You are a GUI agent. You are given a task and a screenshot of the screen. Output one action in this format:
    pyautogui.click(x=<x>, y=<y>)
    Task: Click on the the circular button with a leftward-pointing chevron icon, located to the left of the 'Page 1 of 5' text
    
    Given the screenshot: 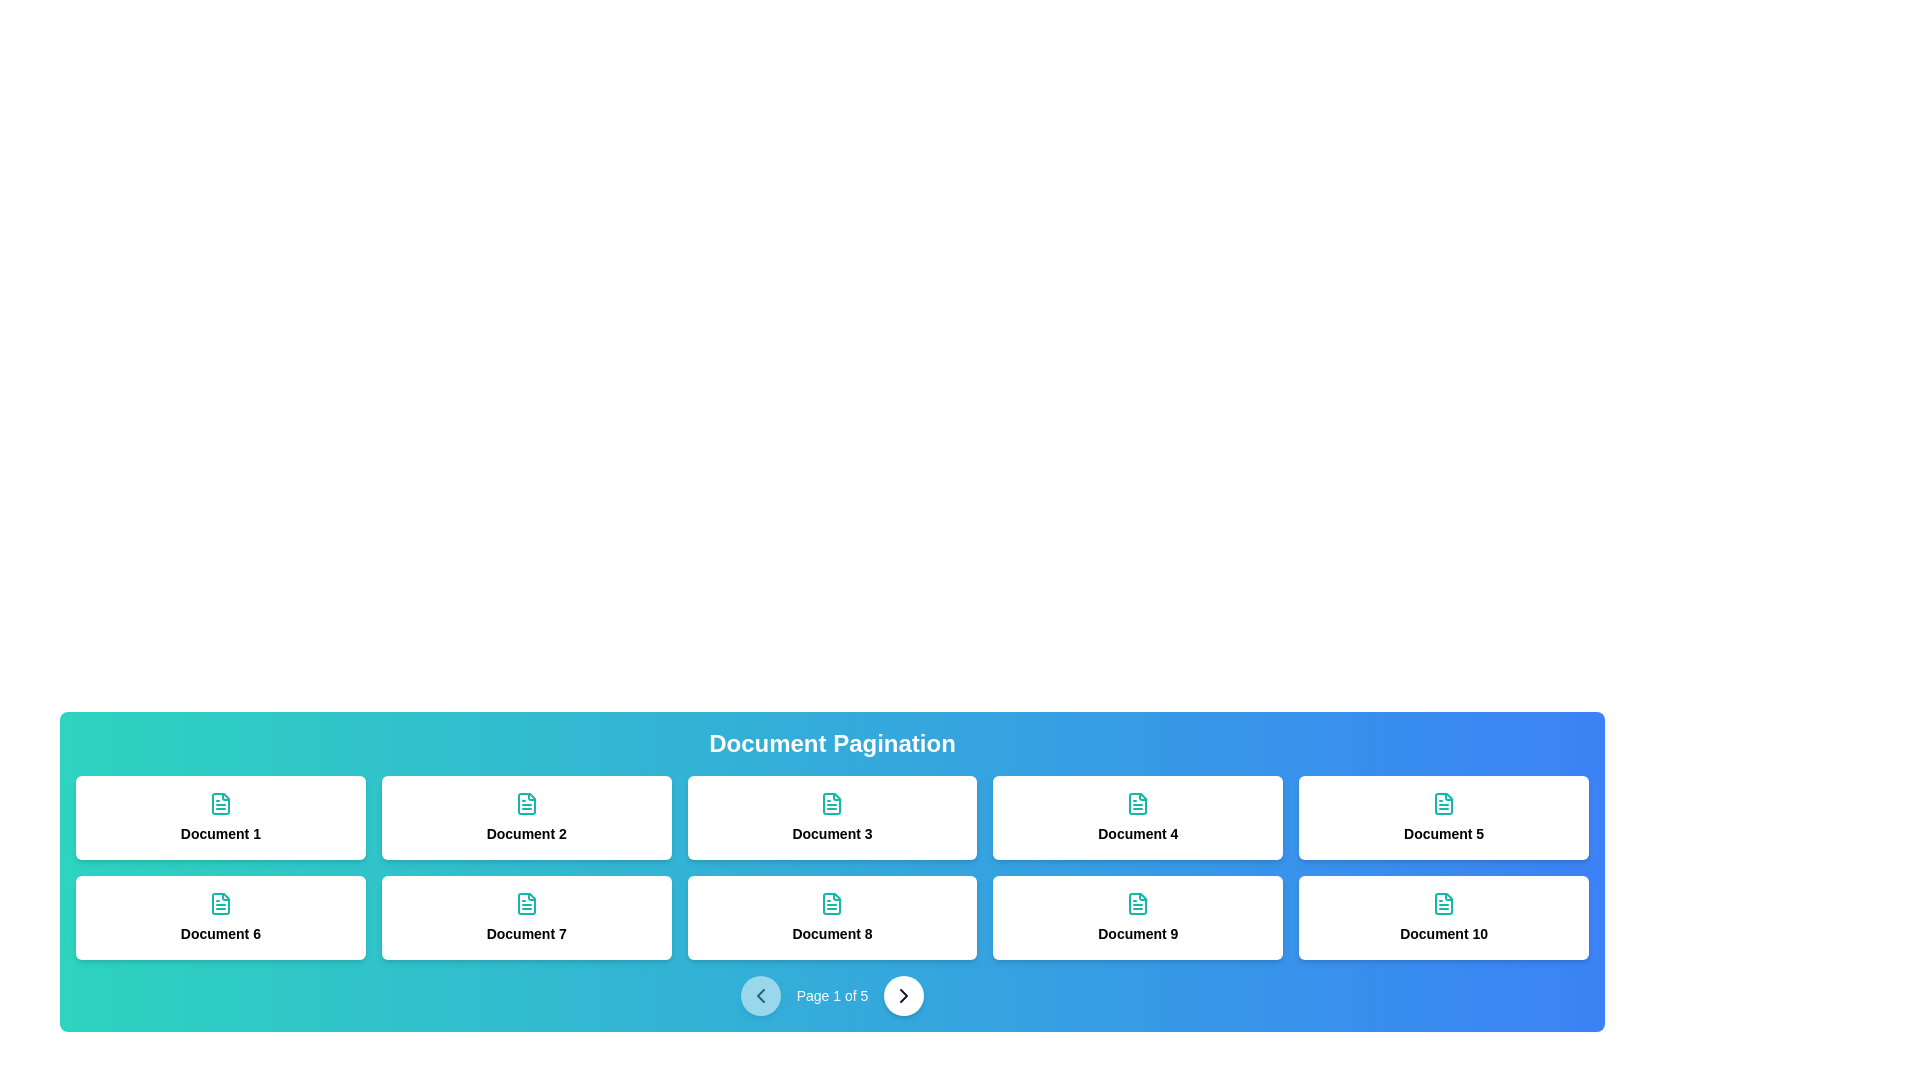 What is the action you would take?
    pyautogui.click(x=759, y=995)
    